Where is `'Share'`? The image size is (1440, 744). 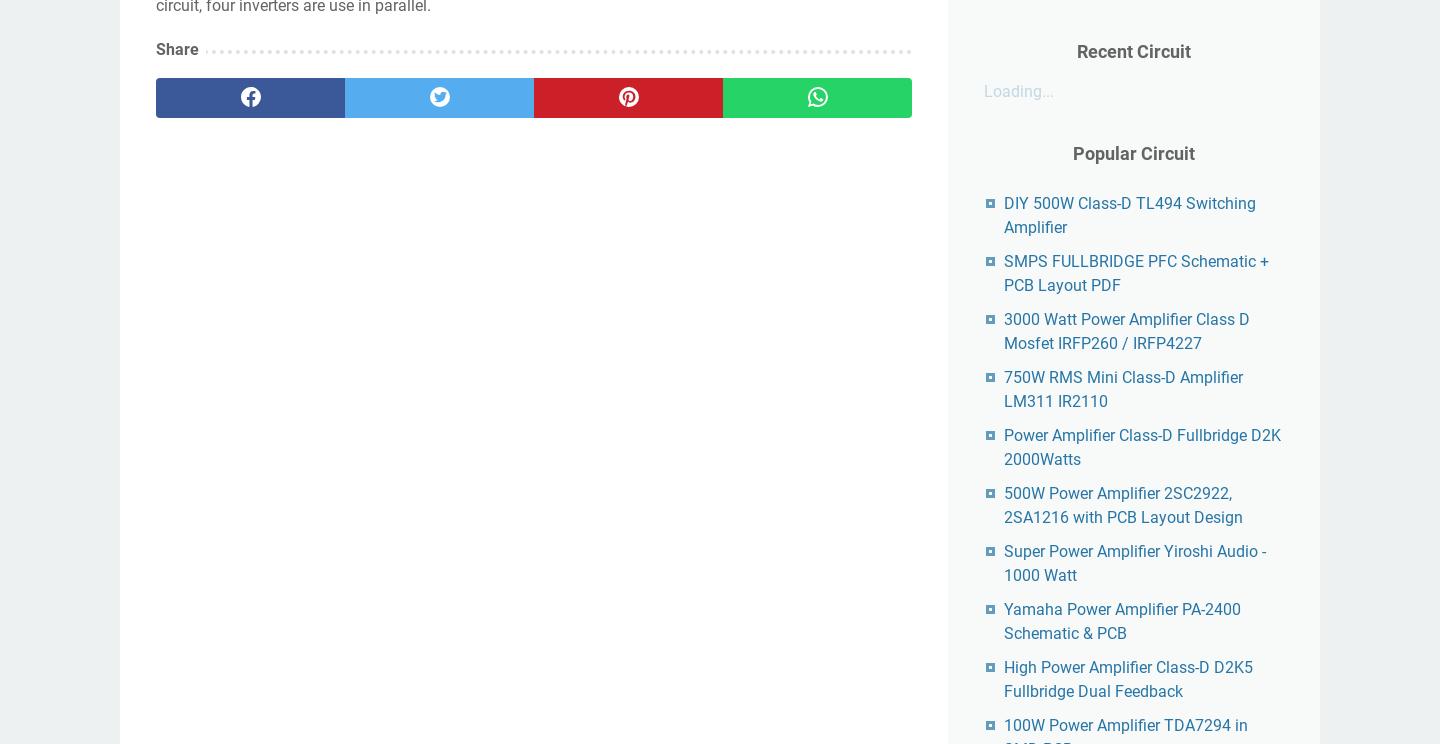 'Share' is located at coordinates (176, 48).